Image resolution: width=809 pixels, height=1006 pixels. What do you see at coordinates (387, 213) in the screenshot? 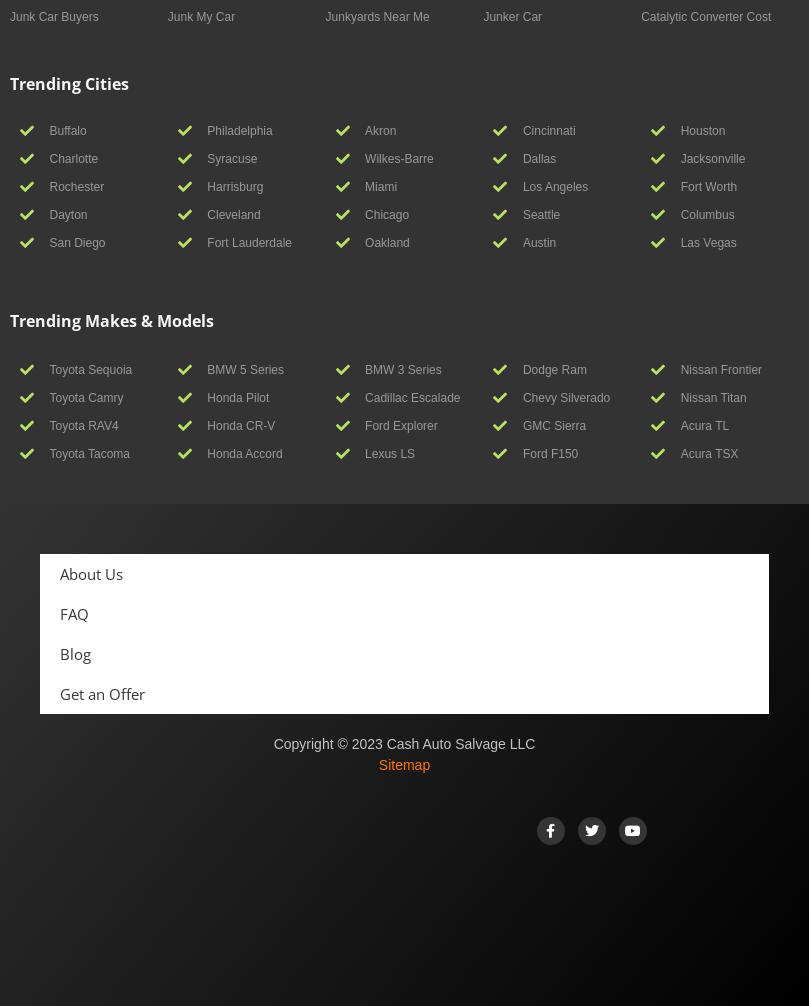
I see `'Chicago'` at bounding box center [387, 213].